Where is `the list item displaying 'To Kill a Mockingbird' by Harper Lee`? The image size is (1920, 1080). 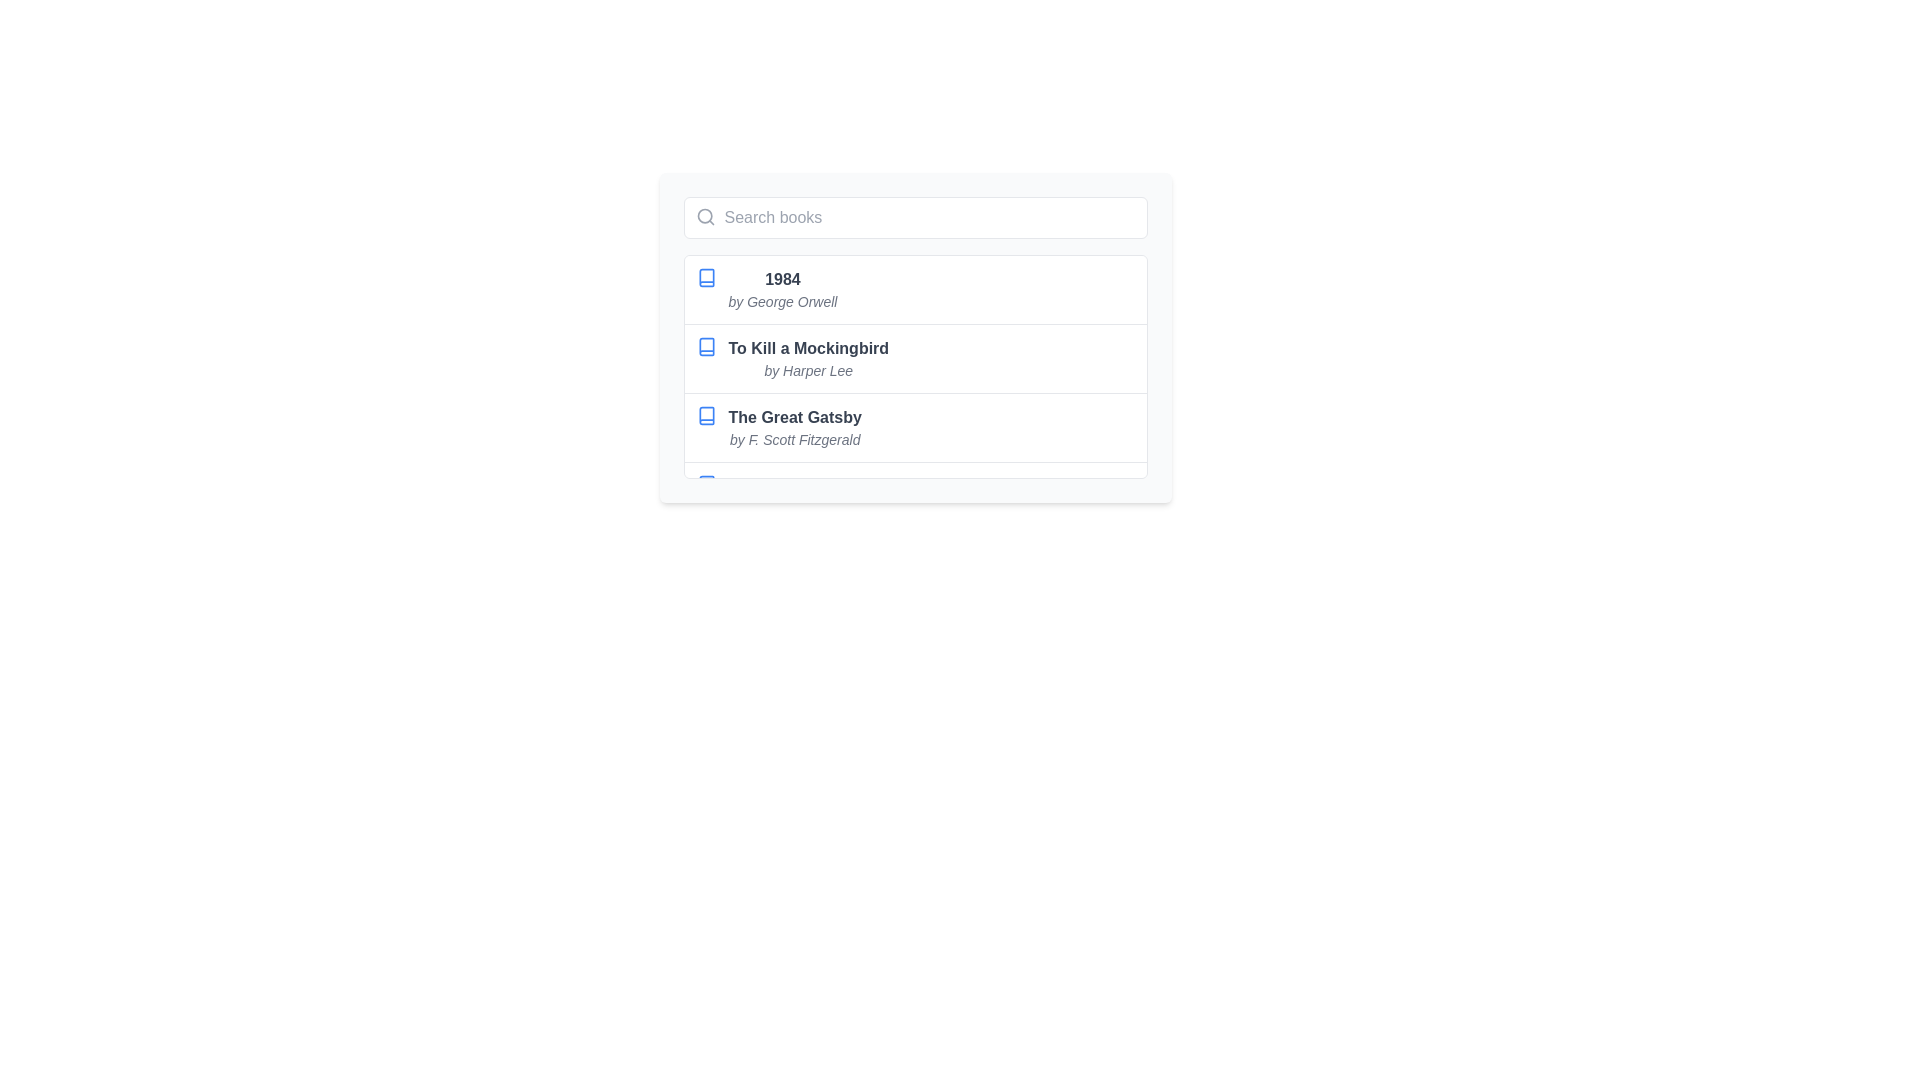
the list item displaying 'To Kill a Mockingbird' by Harper Lee is located at coordinates (808, 357).